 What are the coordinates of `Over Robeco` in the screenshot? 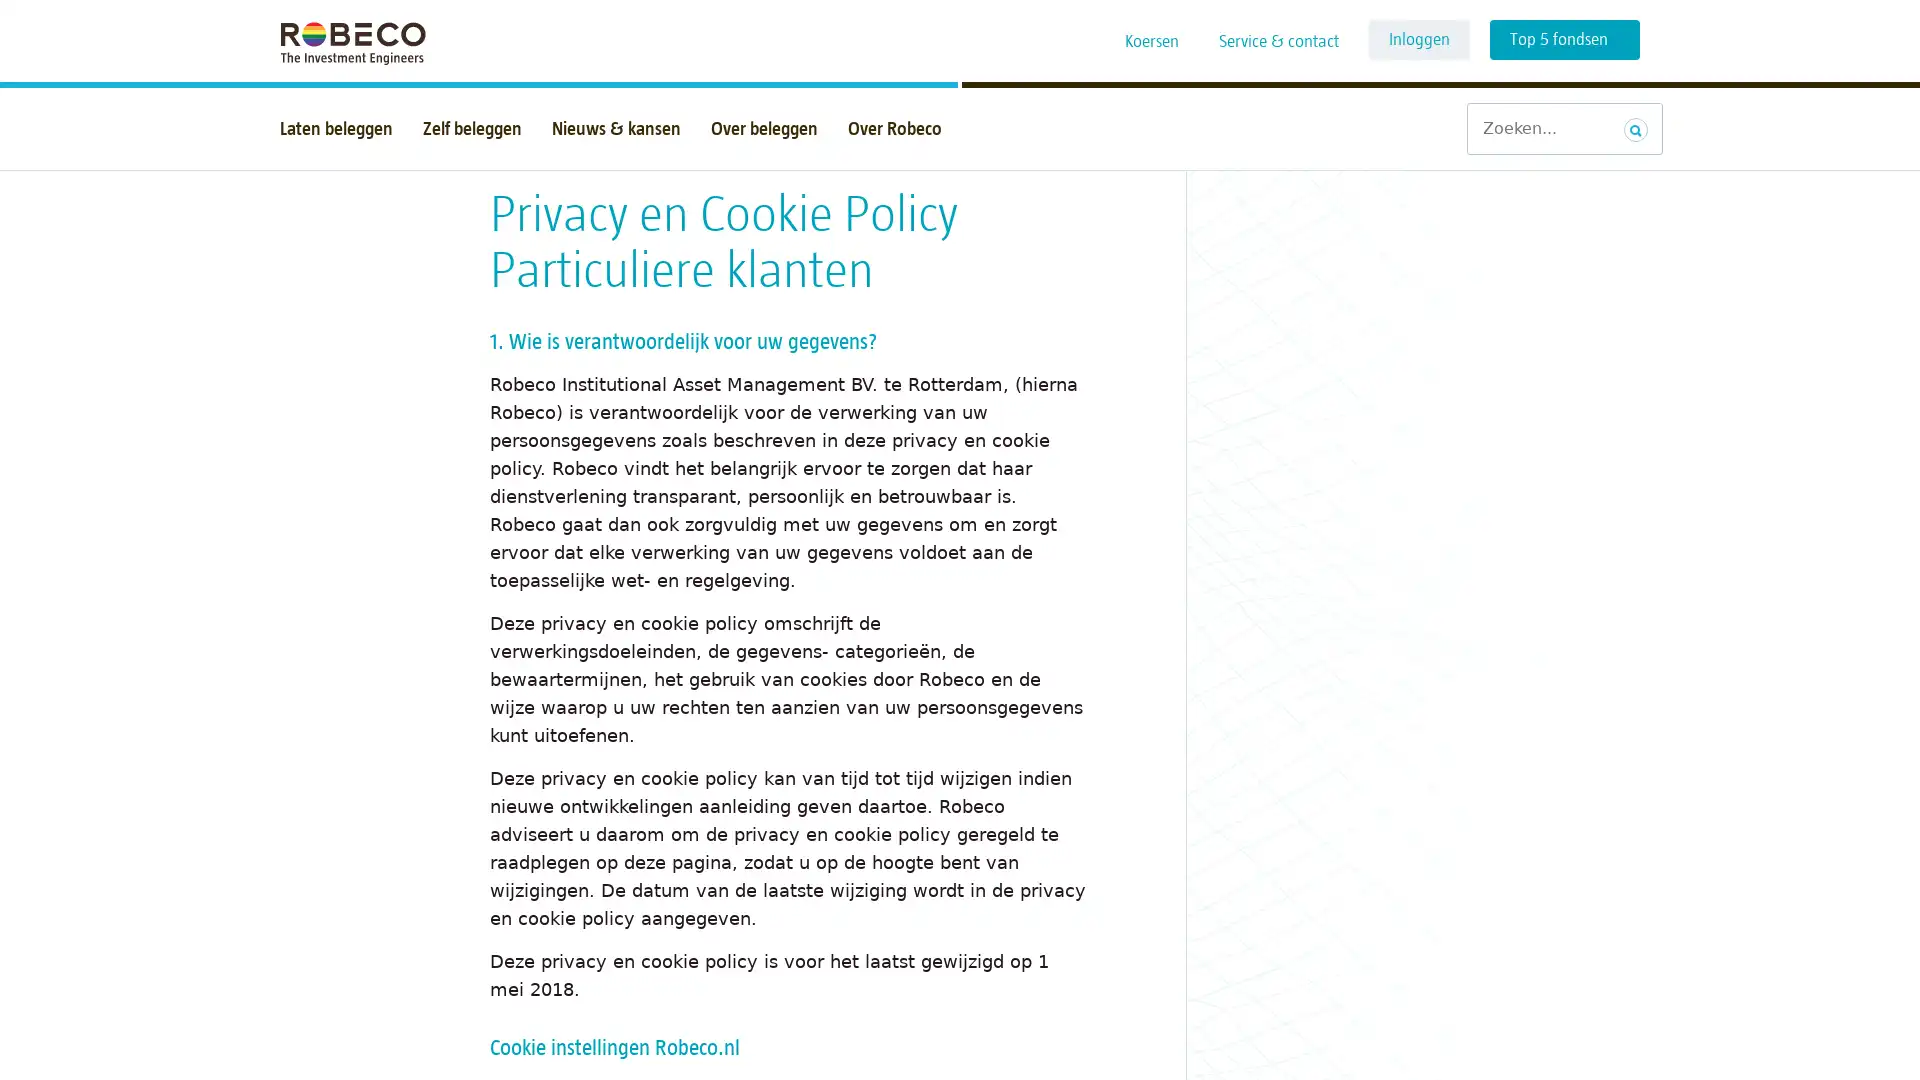 It's located at (893, 128).